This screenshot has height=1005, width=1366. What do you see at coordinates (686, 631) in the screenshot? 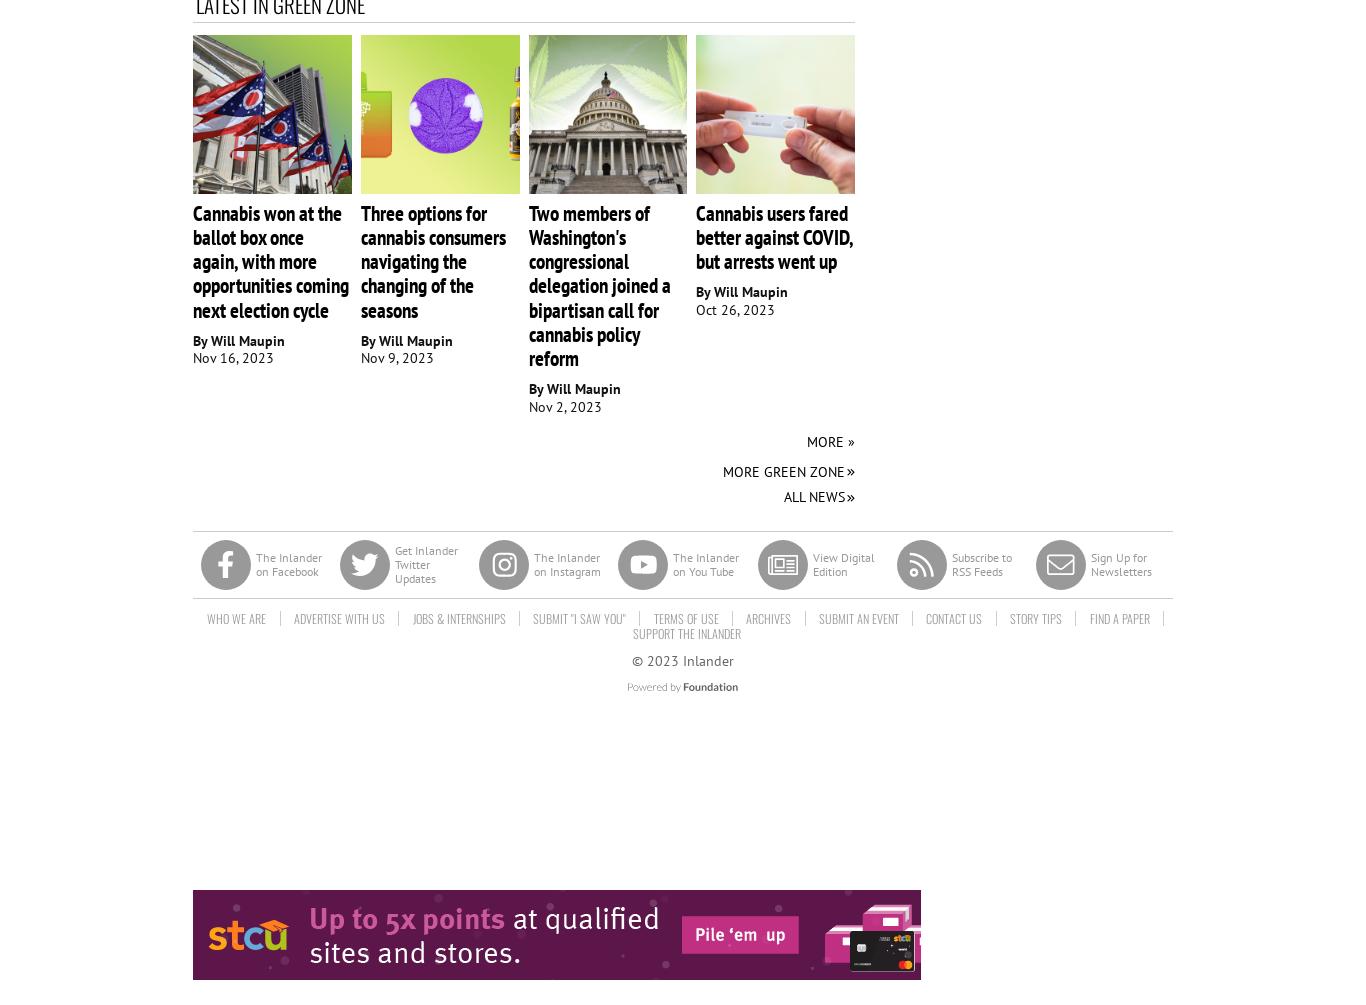
I see `'Support the Inlander'` at bounding box center [686, 631].